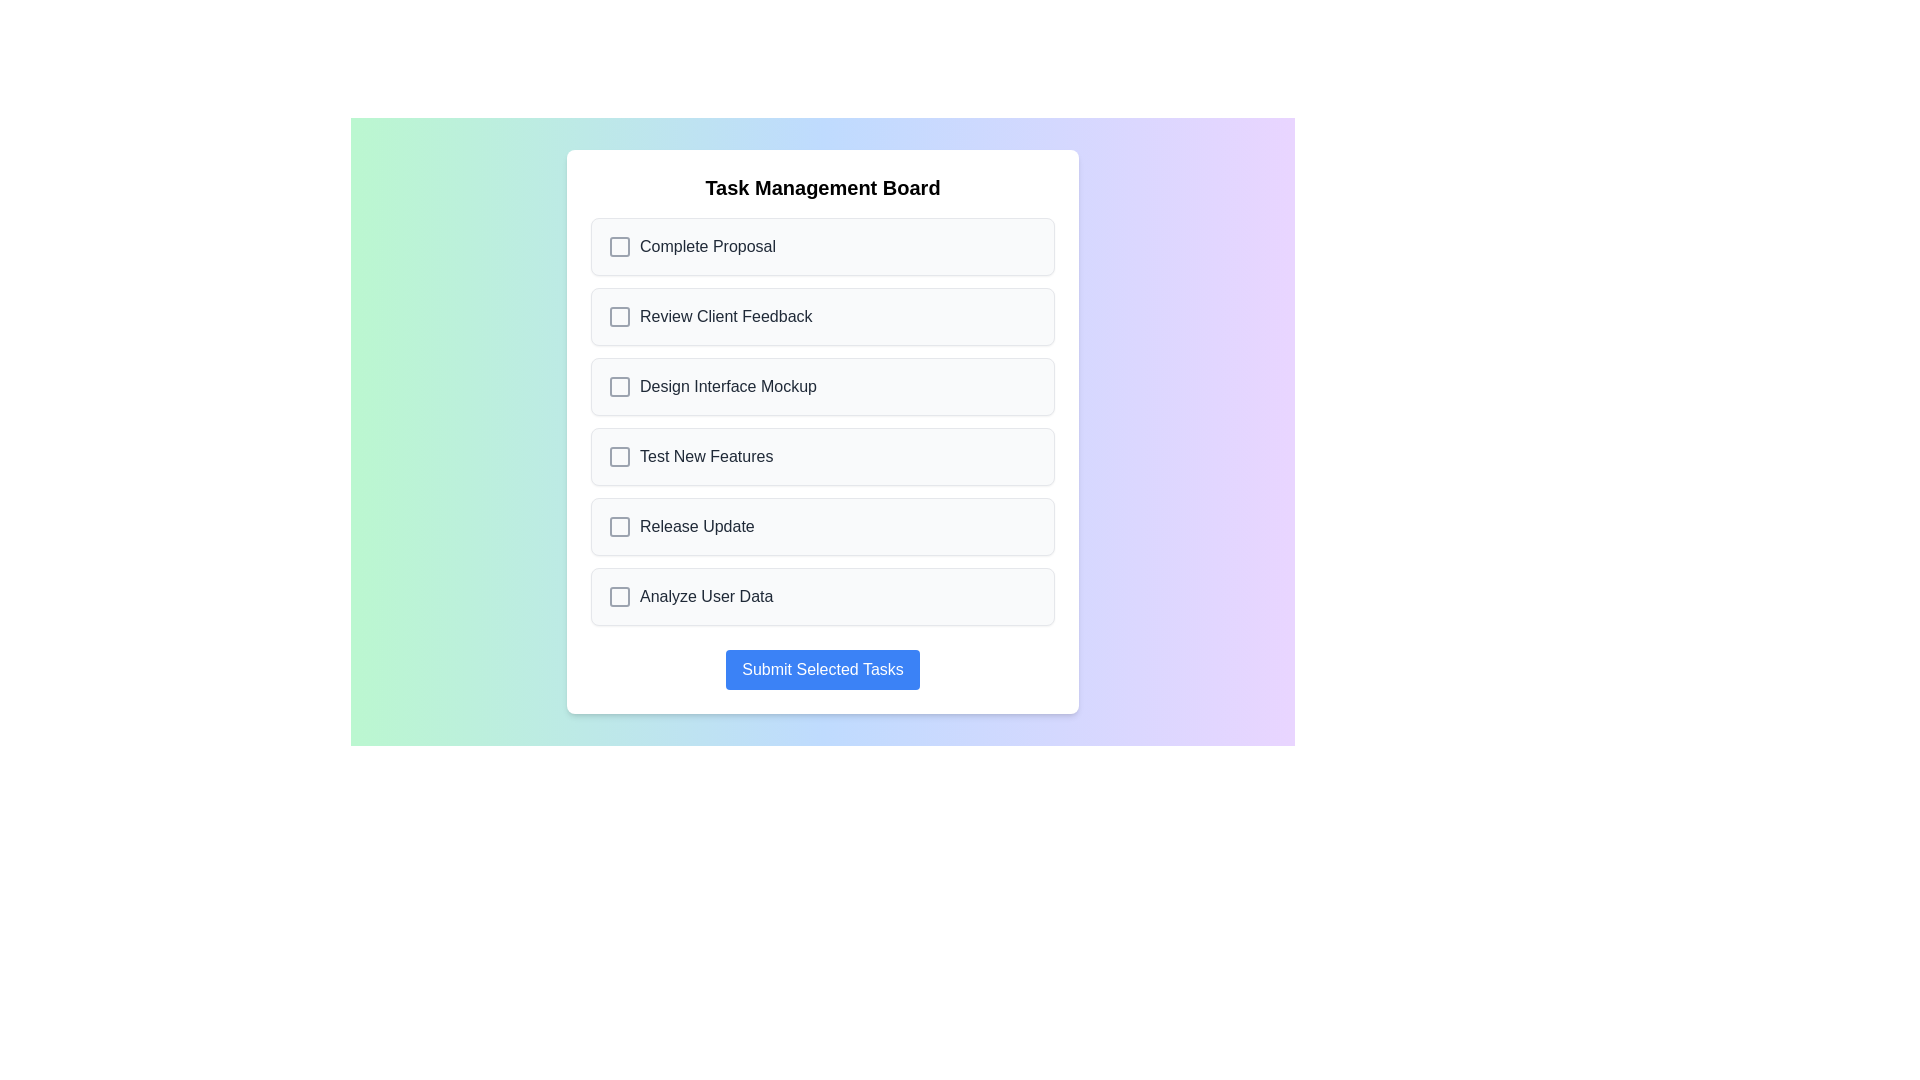 Image resolution: width=1920 pixels, height=1080 pixels. I want to click on the task named Complete Proposal, so click(822, 245).